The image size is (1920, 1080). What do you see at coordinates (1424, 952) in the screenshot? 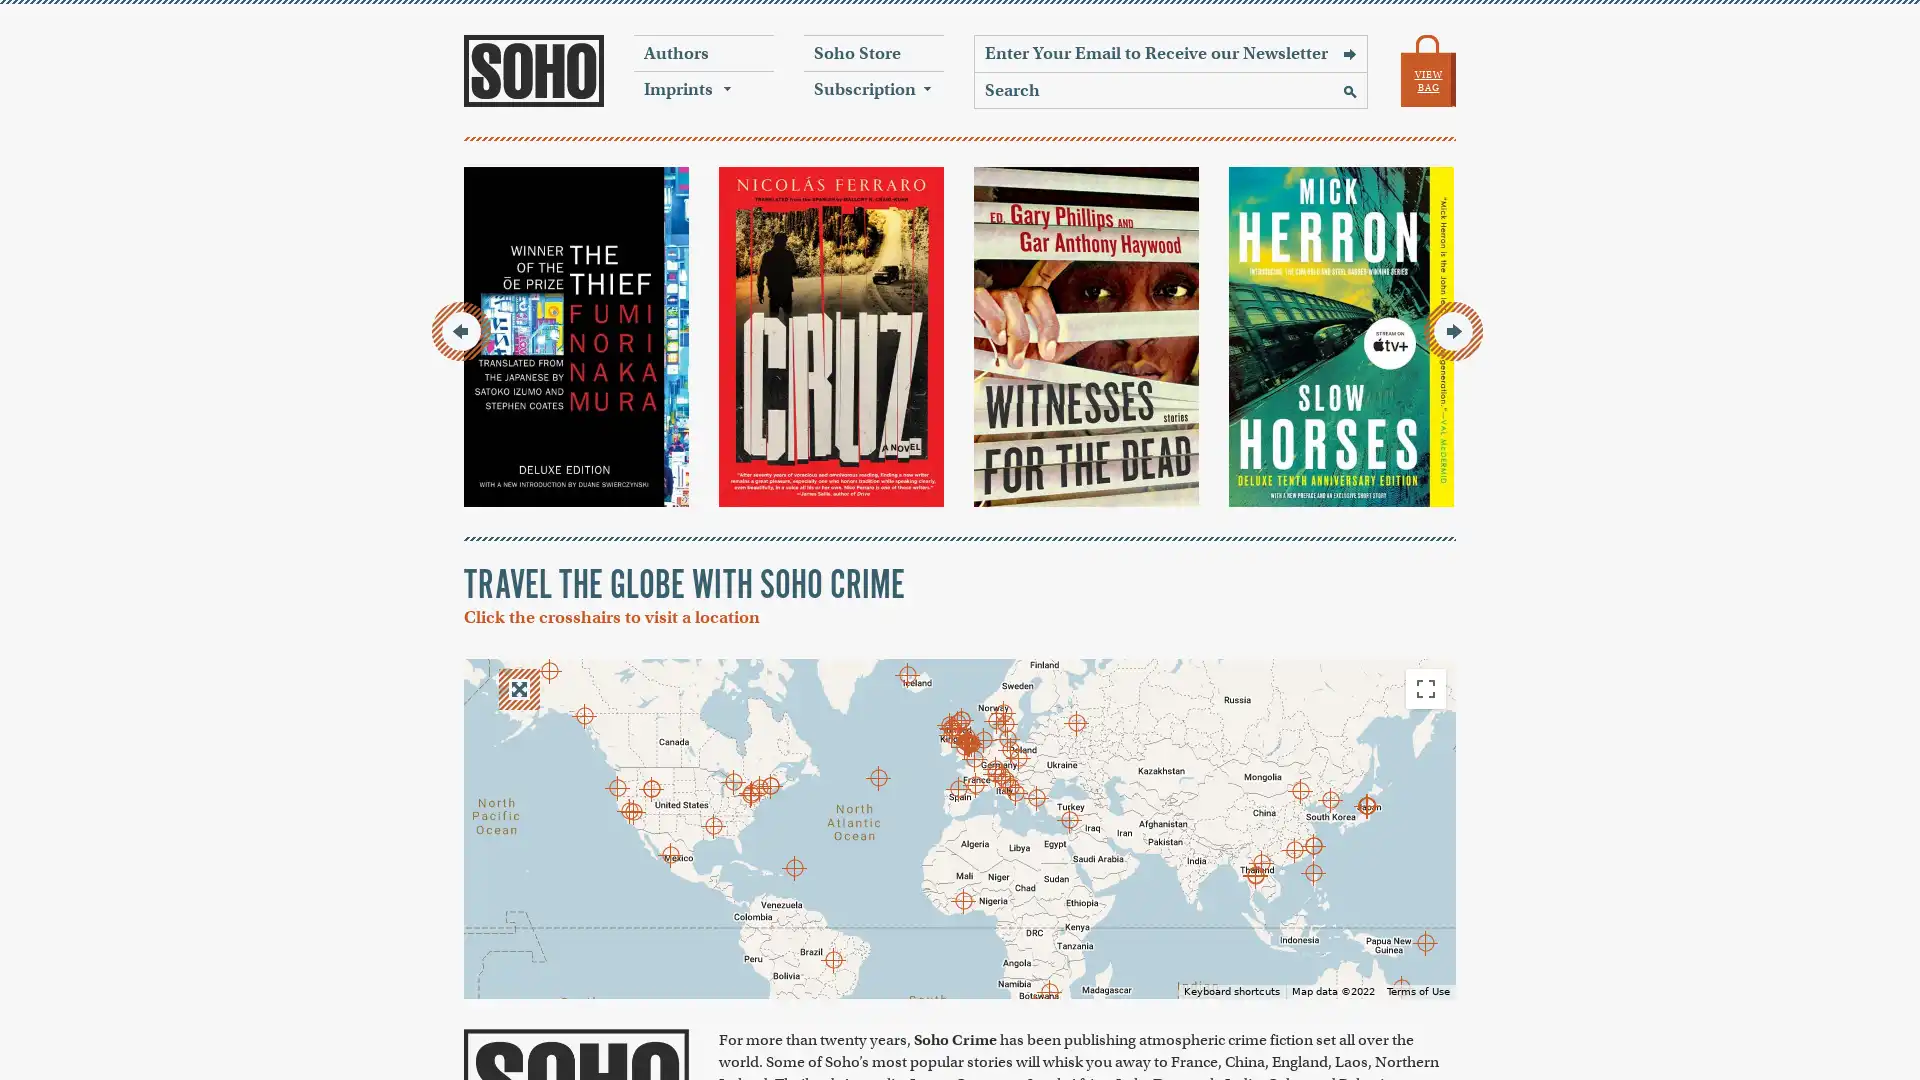
I see `Zoom out` at bounding box center [1424, 952].